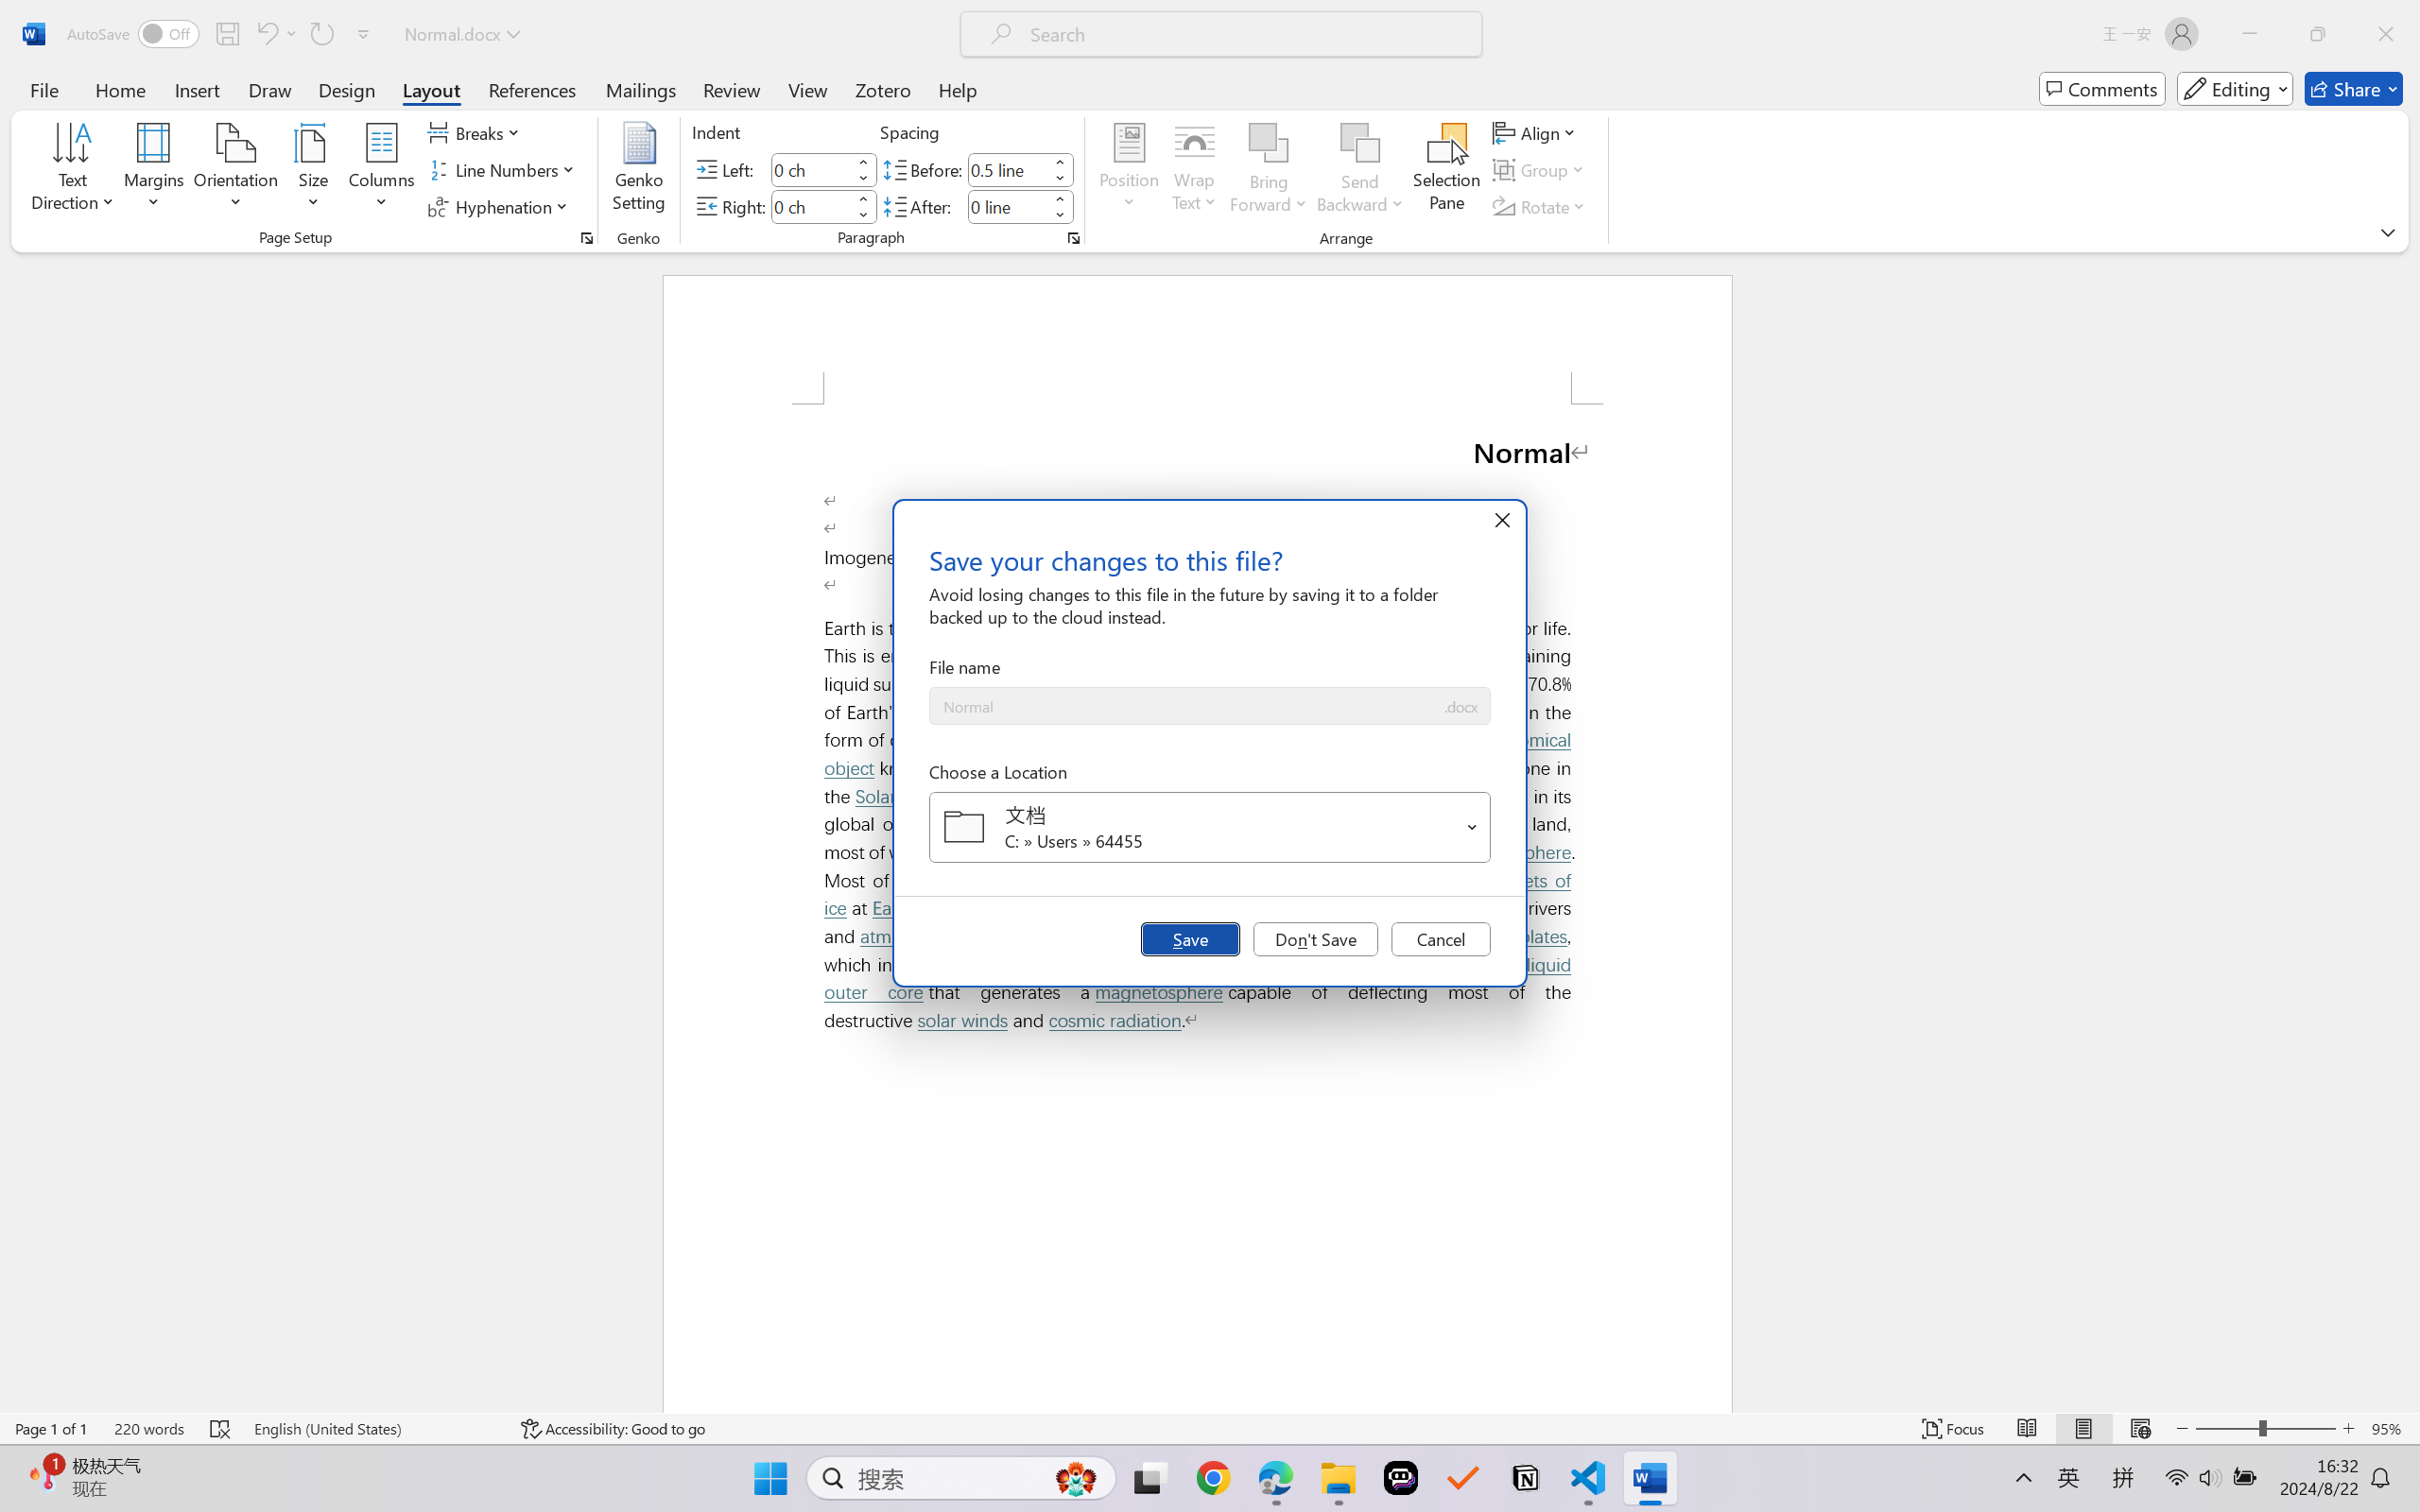  I want to click on 'Rotate', so click(1540, 207).